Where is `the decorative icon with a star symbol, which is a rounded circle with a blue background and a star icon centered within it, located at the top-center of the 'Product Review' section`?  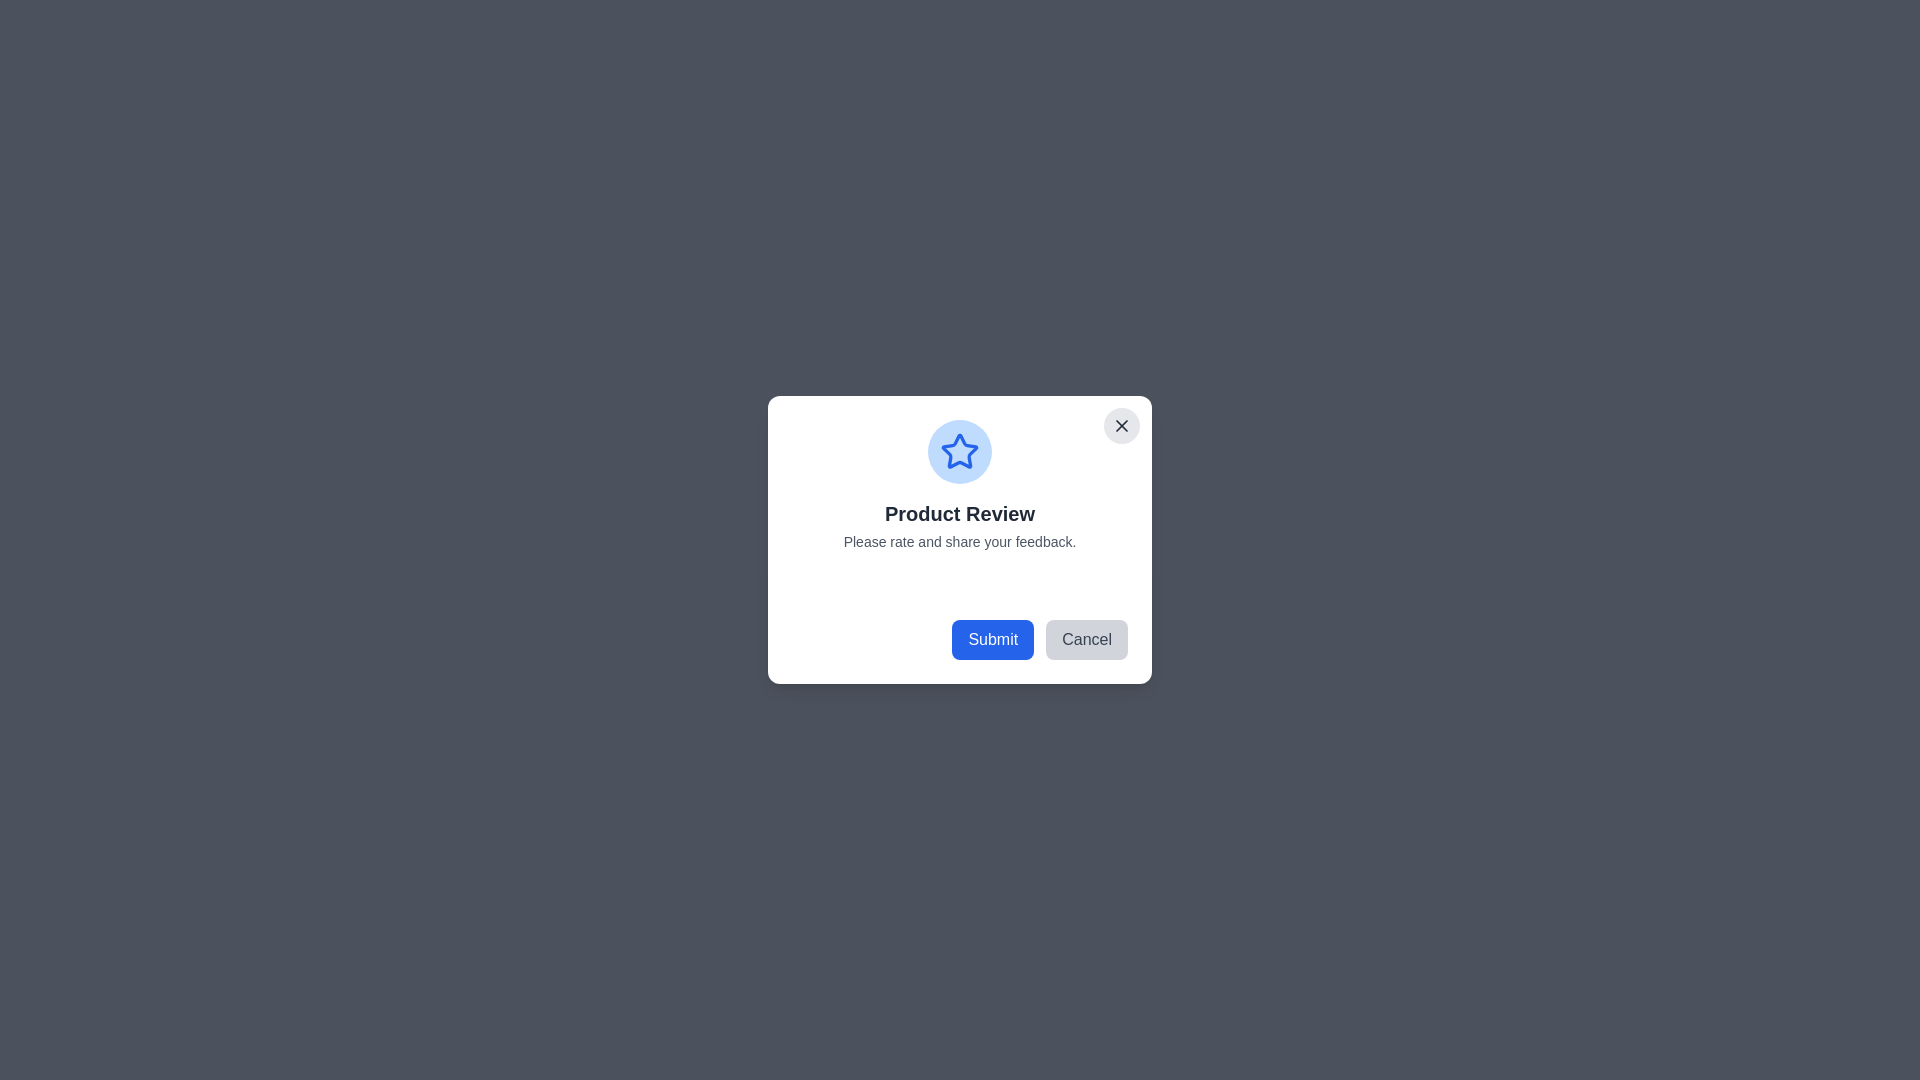
the decorative icon with a star symbol, which is a rounded circle with a blue background and a star icon centered within it, located at the top-center of the 'Product Review' section is located at coordinates (960, 451).